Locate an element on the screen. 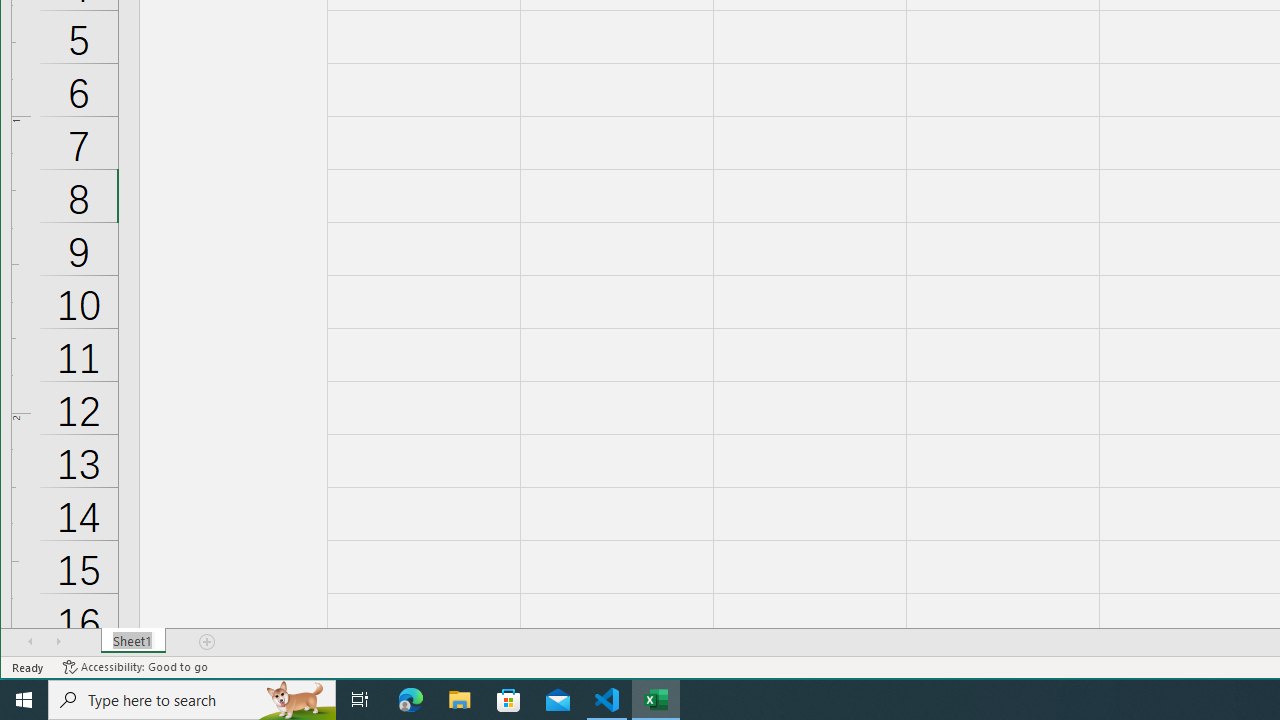 The height and width of the screenshot is (720, 1280). 'Sheet Tab' is located at coordinates (132, 641).